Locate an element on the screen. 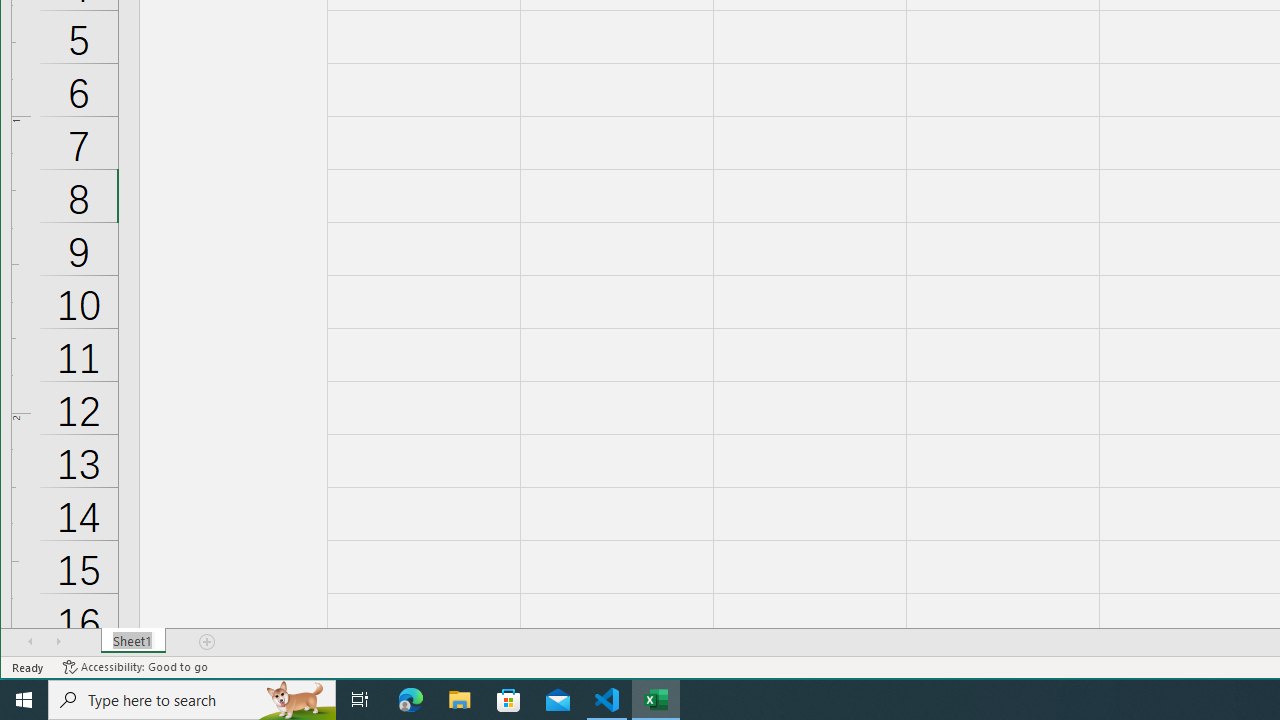 The height and width of the screenshot is (720, 1280). 'Sheet Tab' is located at coordinates (132, 641).